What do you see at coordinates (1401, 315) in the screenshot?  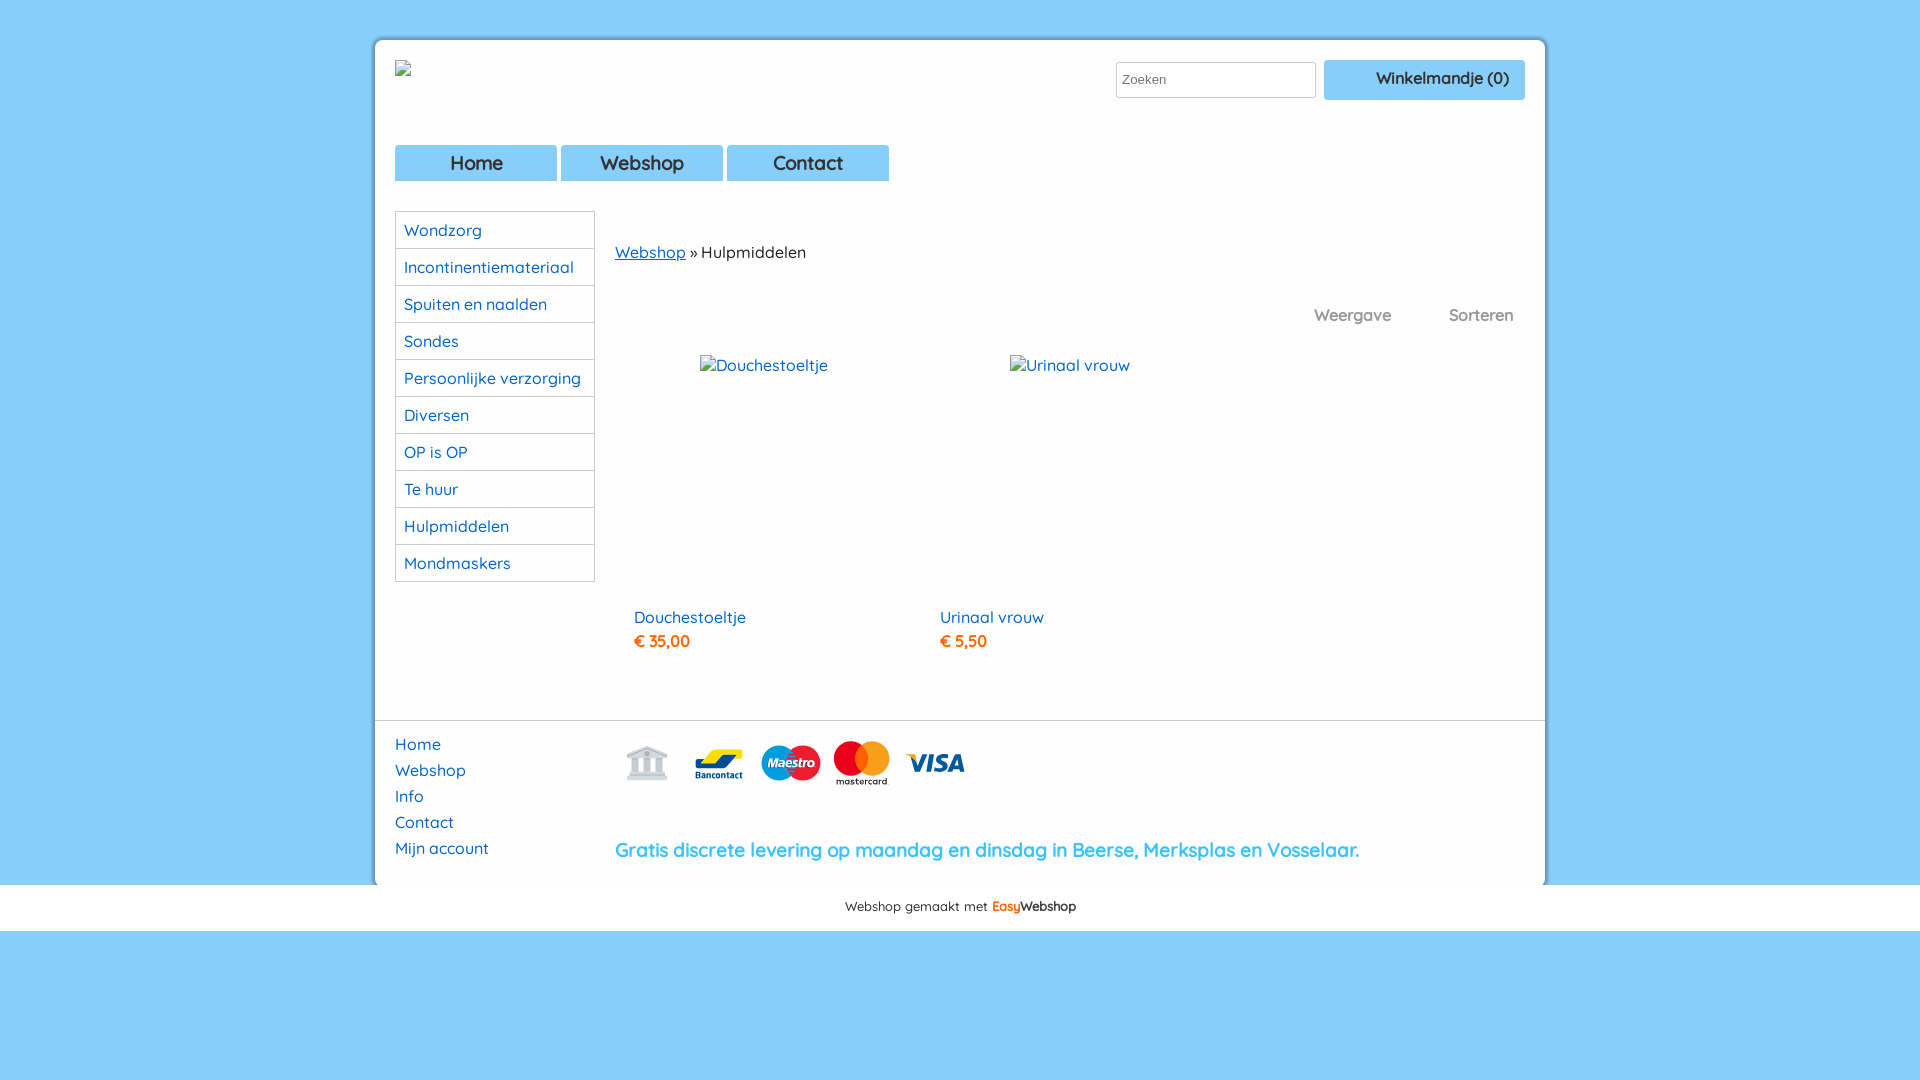 I see `'Sorteren'` at bounding box center [1401, 315].